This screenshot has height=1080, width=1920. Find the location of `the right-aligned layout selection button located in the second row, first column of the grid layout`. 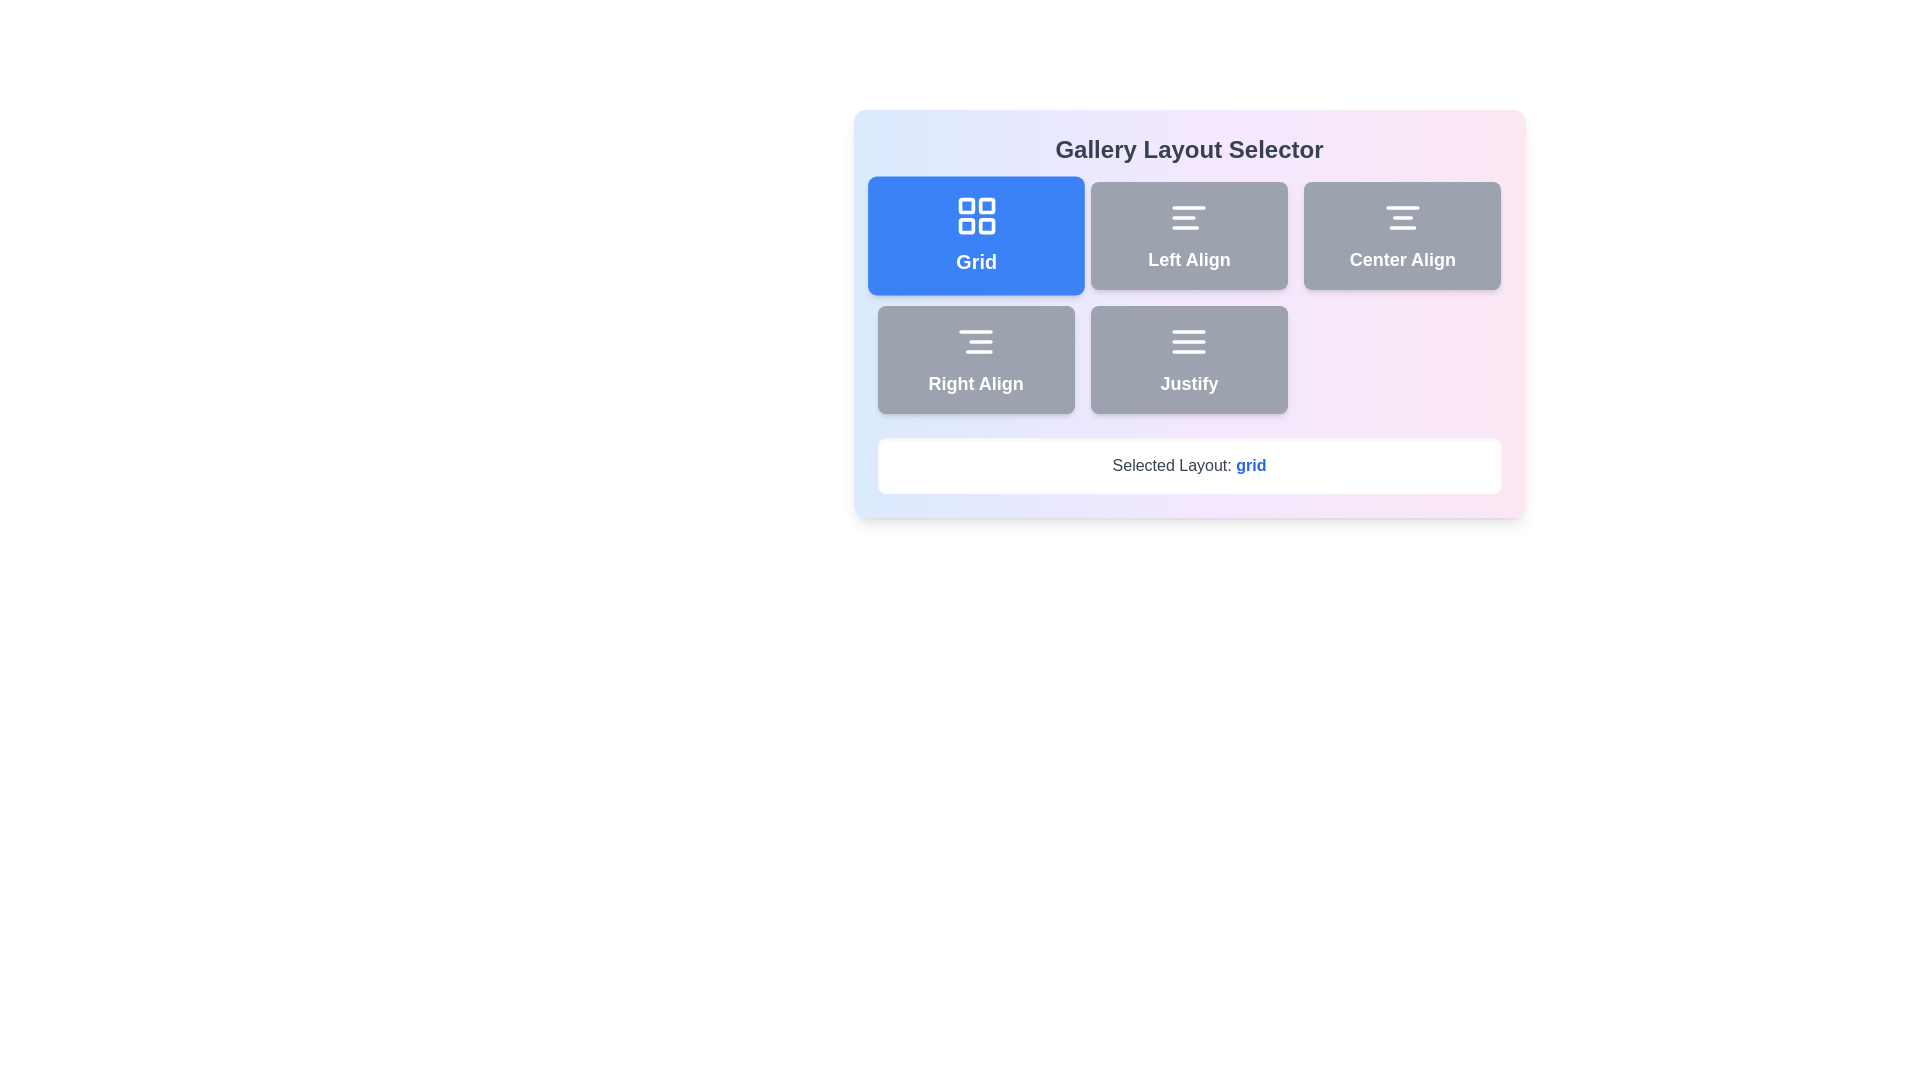

the right-aligned layout selection button located in the second row, first column of the grid layout is located at coordinates (976, 358).